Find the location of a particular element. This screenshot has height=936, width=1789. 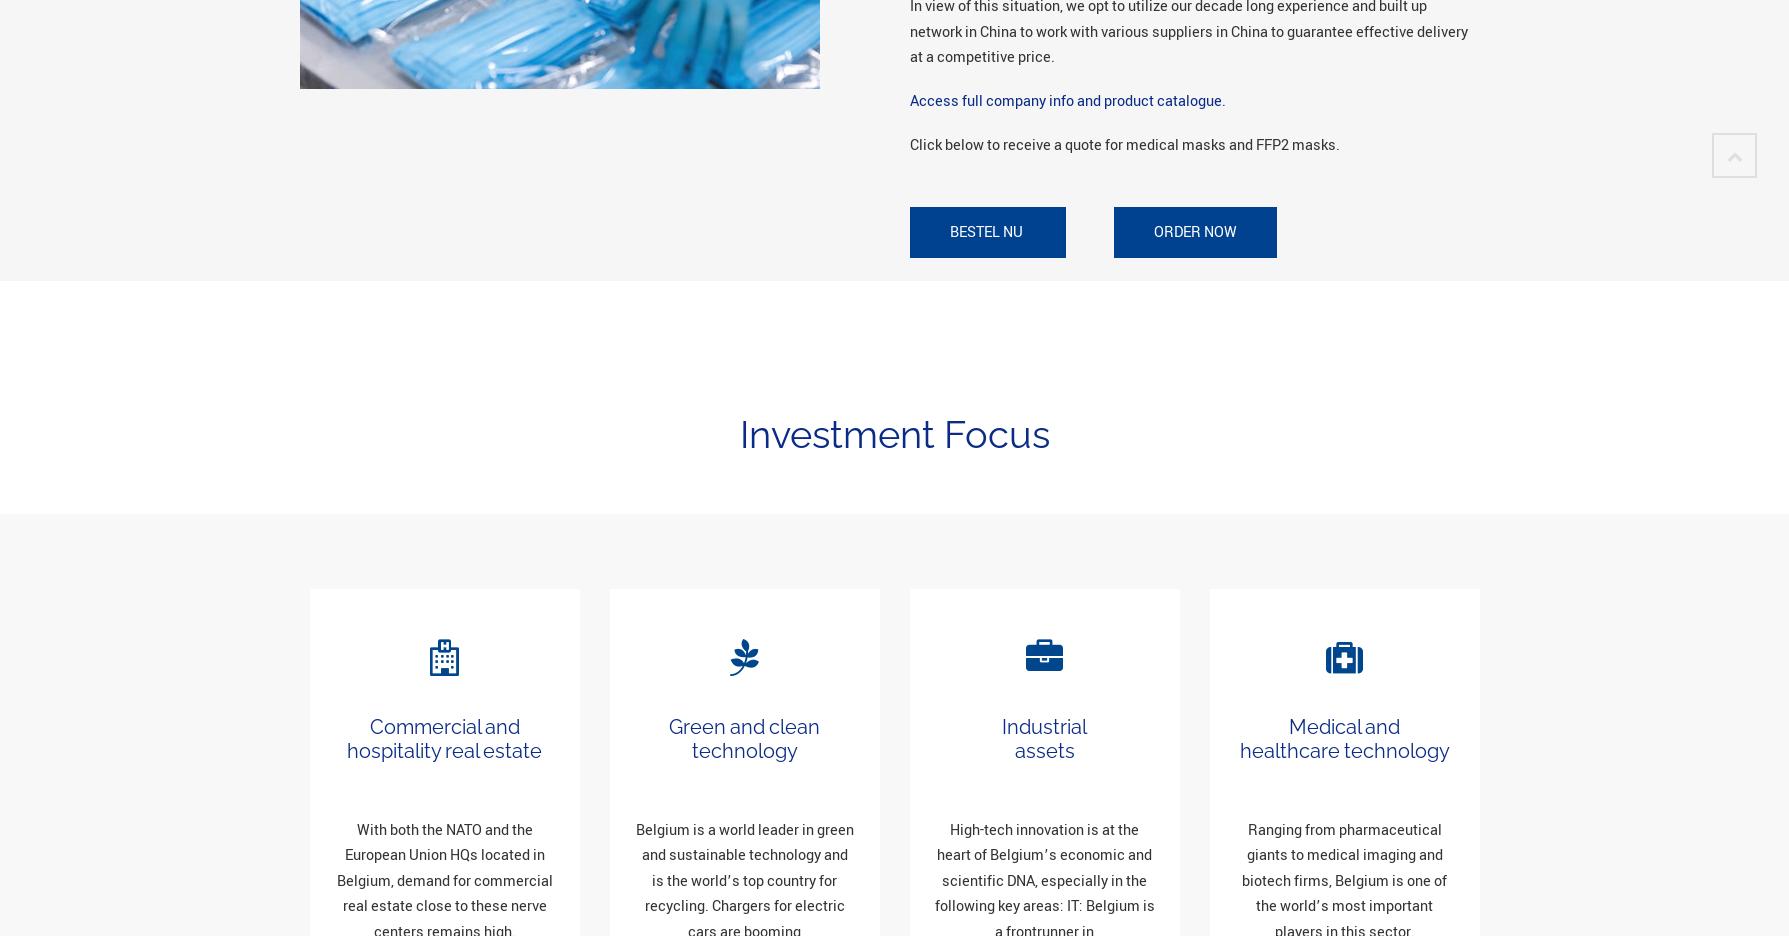

'Click below to receive a quote for medical masks and FFP2 masks.' is located at coordinates (1123, 144).